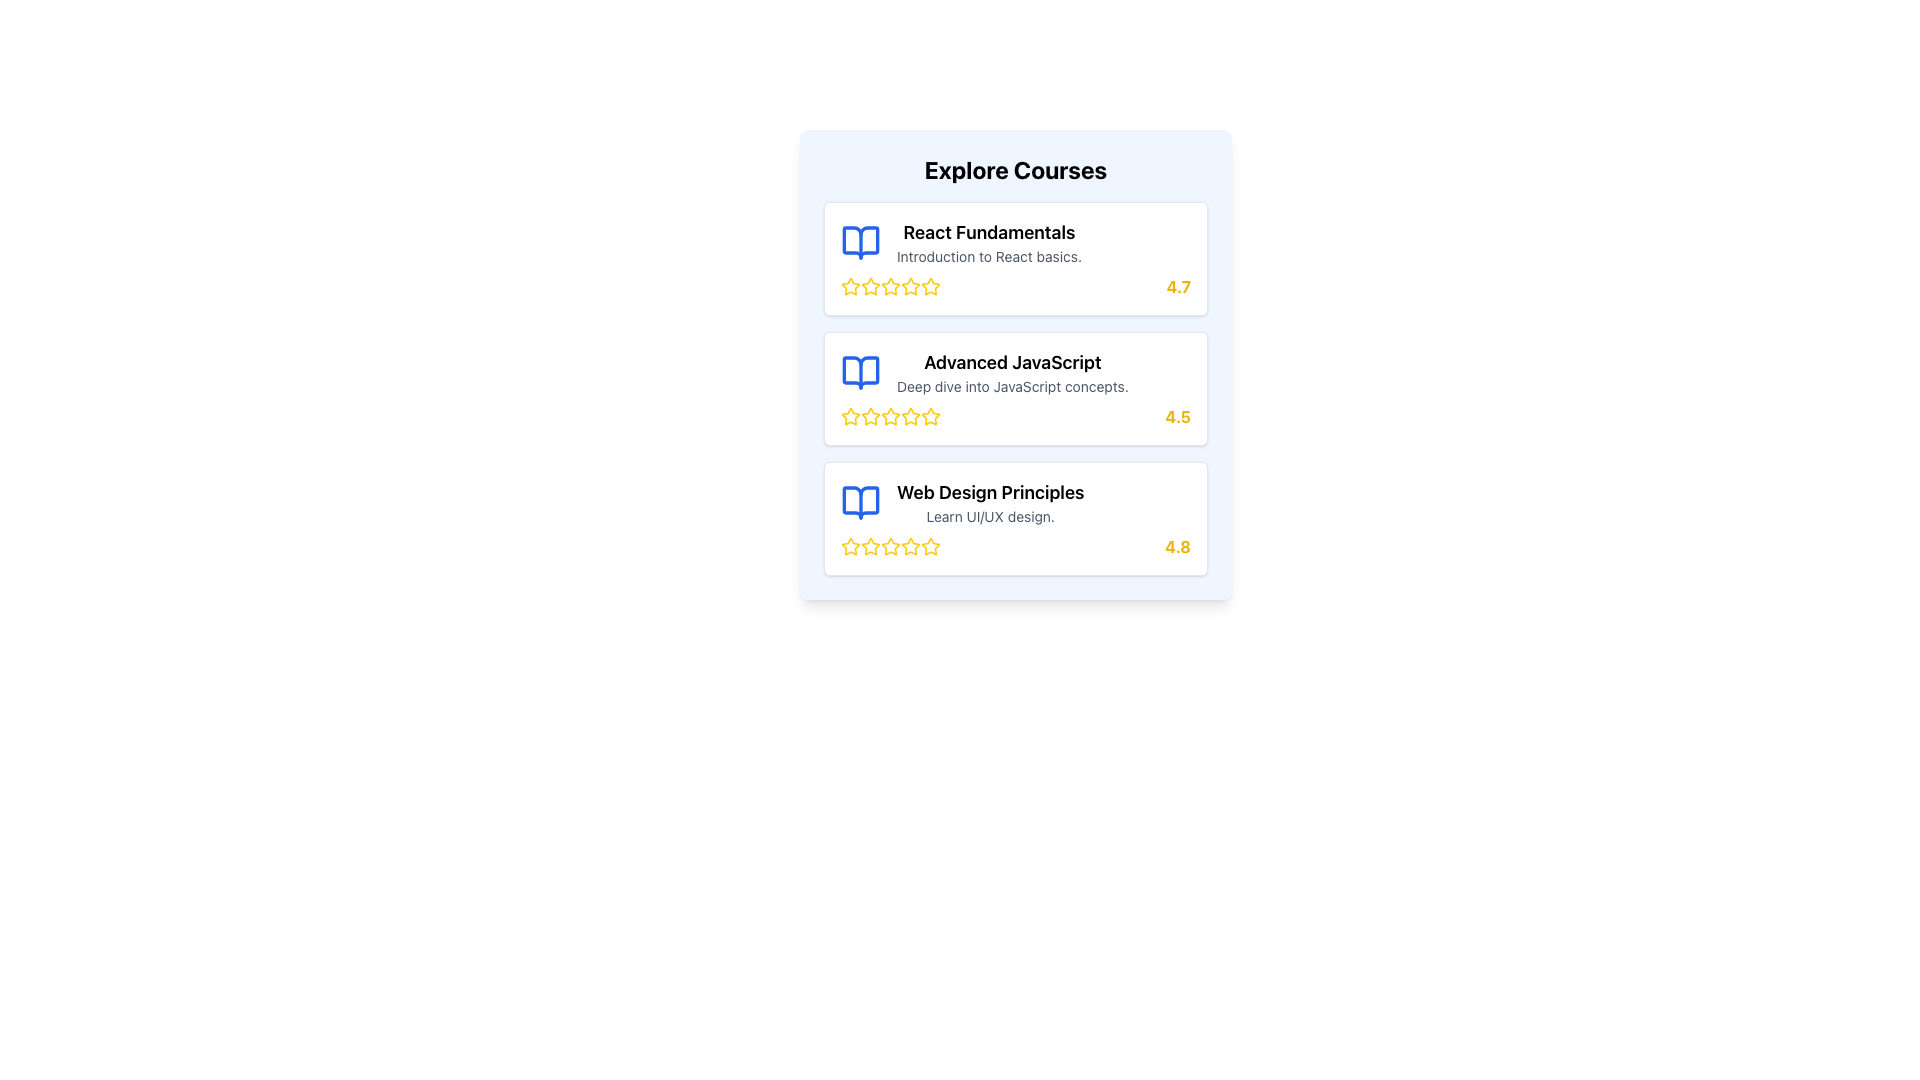 The height and width of the screenshot is (1080, 1920). What do you see at coordinates (890, 547) in the screenshot?
I see `the third star icon in the 5-star rating system for the 'Web Design Principles' course` at bounding box center [890, 547].